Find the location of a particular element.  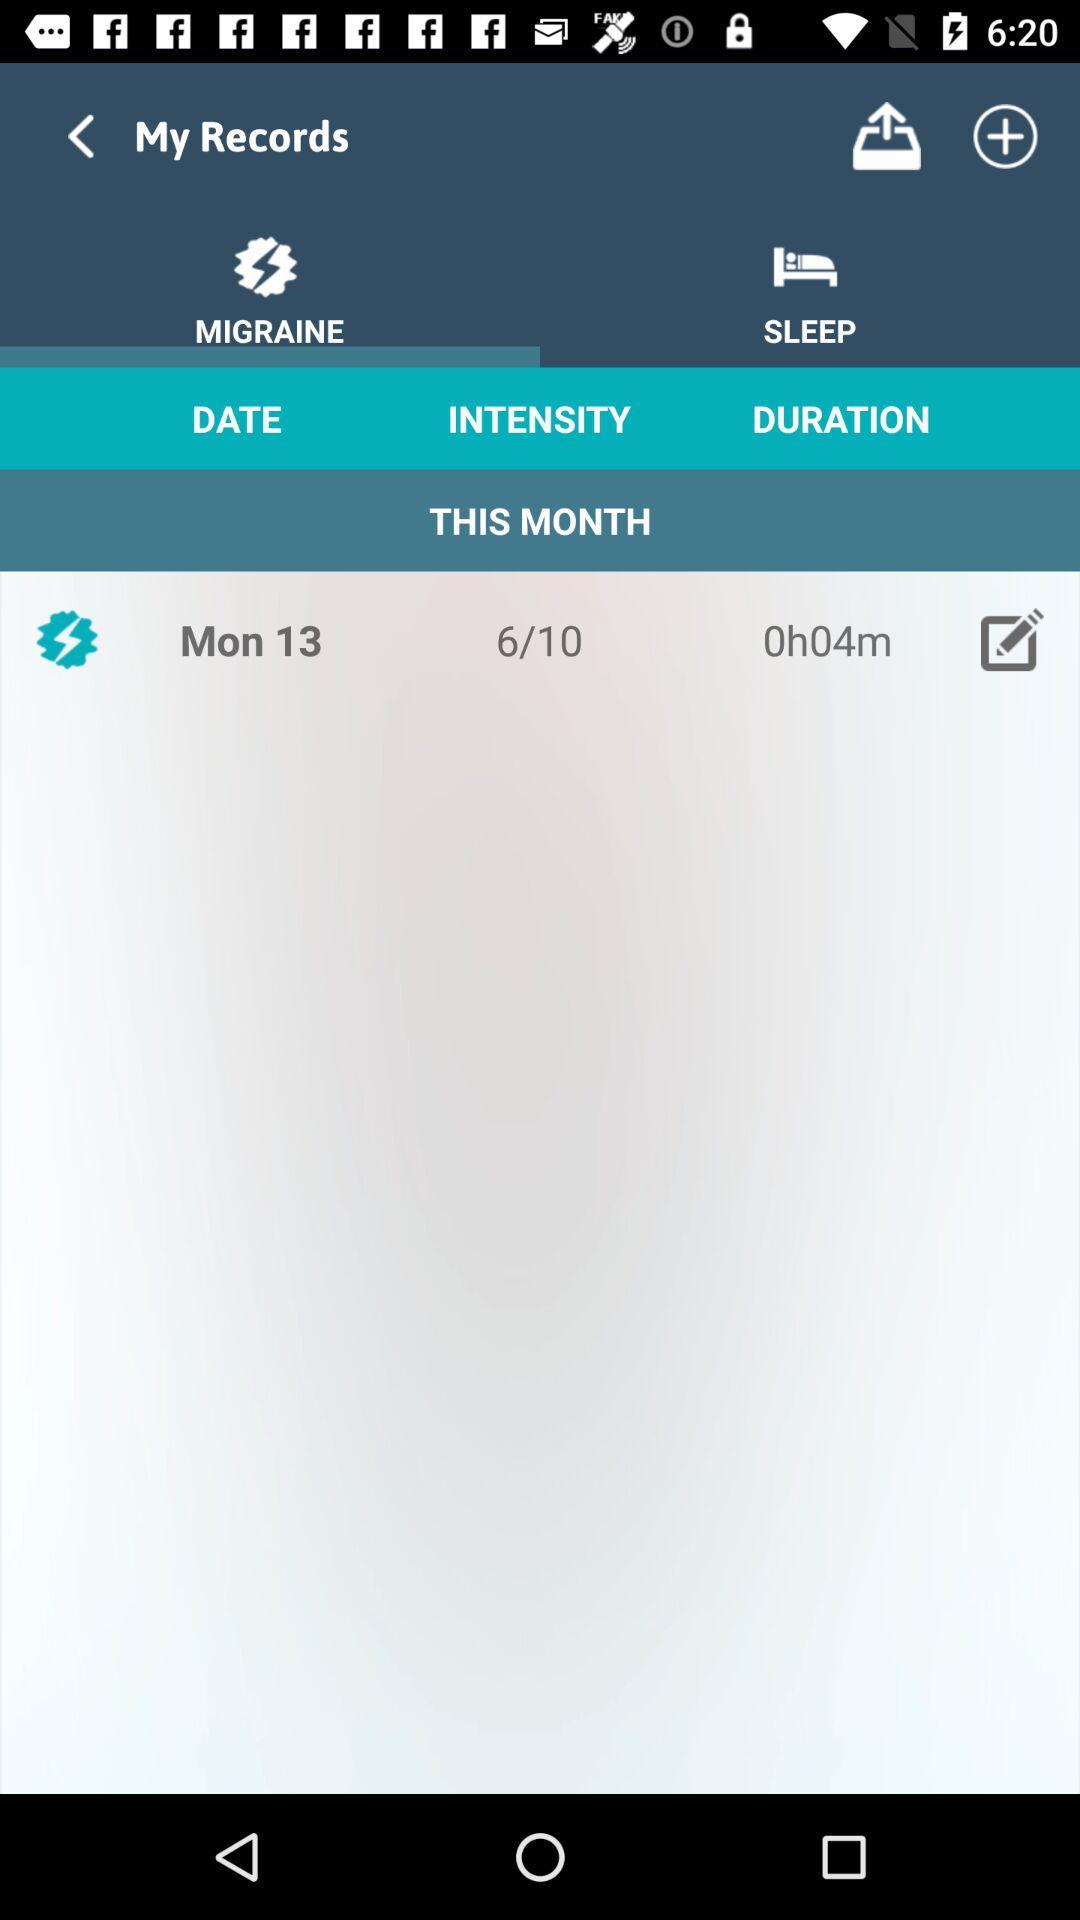

the button is used to upload is located at coordinates (885, 135).